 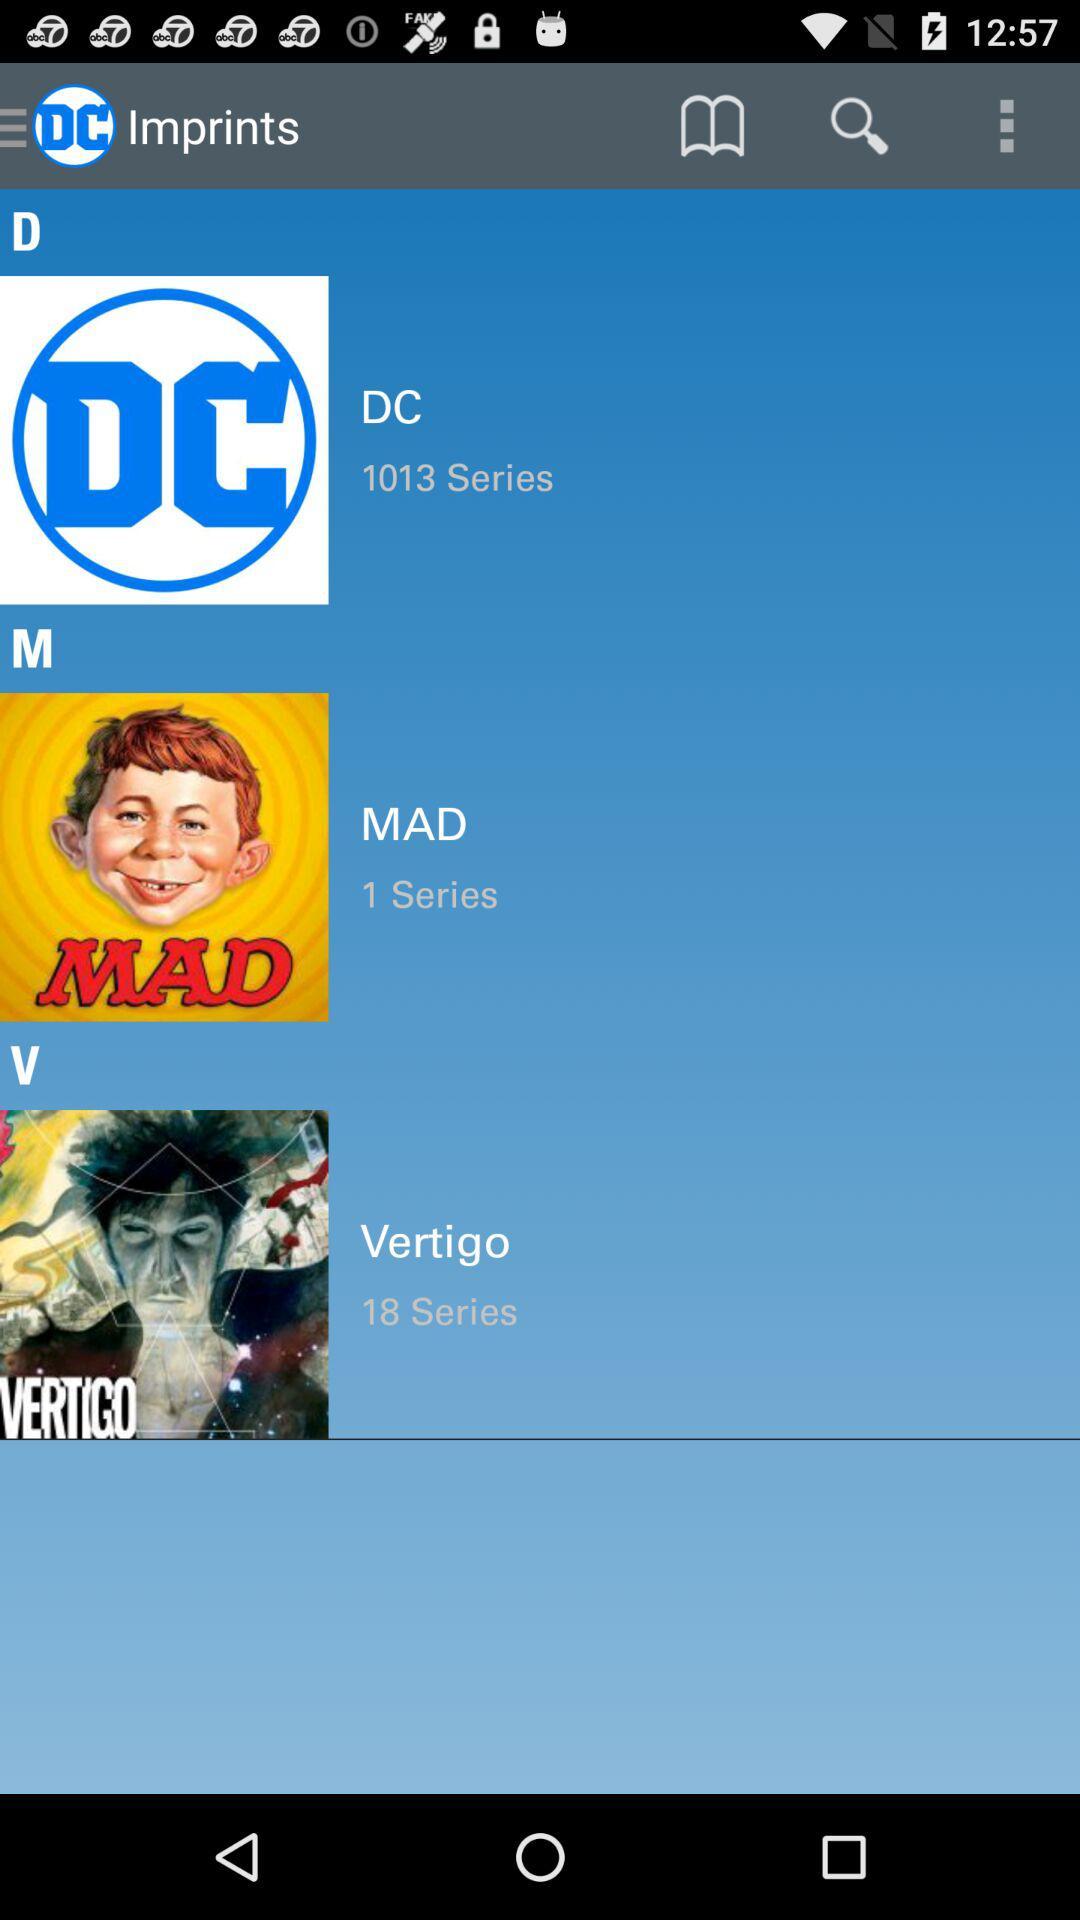 What do you see at coordinates (711, 124) in the screenshot?
I see `item to the right of the imprints` at bounding box center [711, 124].